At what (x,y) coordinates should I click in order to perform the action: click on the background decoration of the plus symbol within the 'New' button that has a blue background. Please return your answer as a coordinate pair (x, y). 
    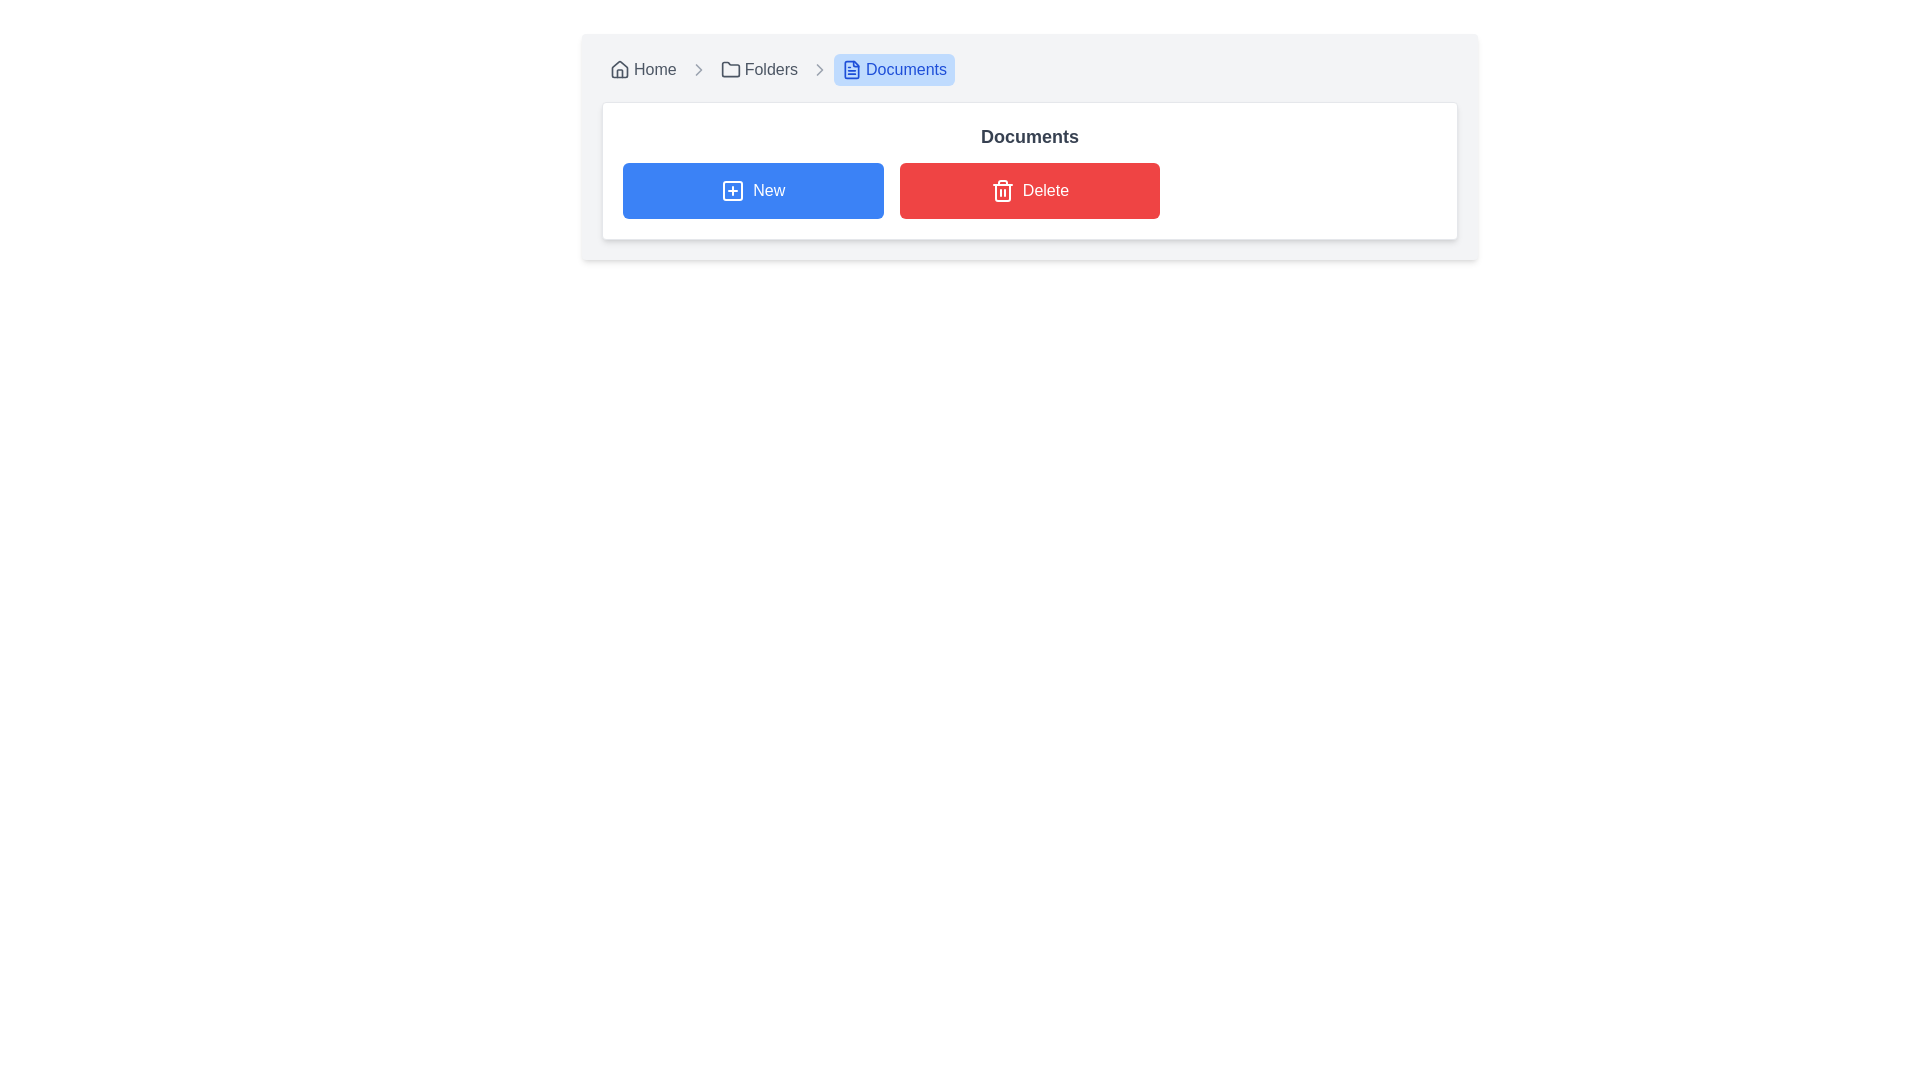
    Looking at the image, I should click on (732, 191).